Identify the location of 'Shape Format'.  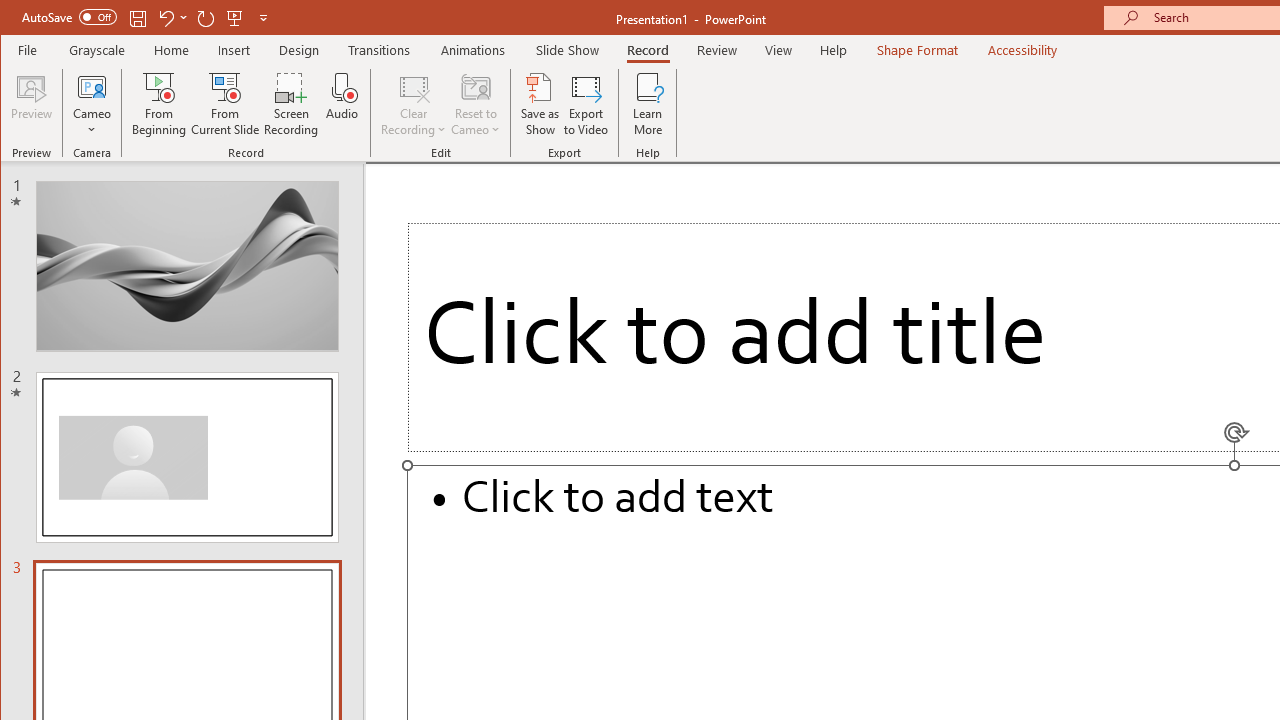
(916, 49).